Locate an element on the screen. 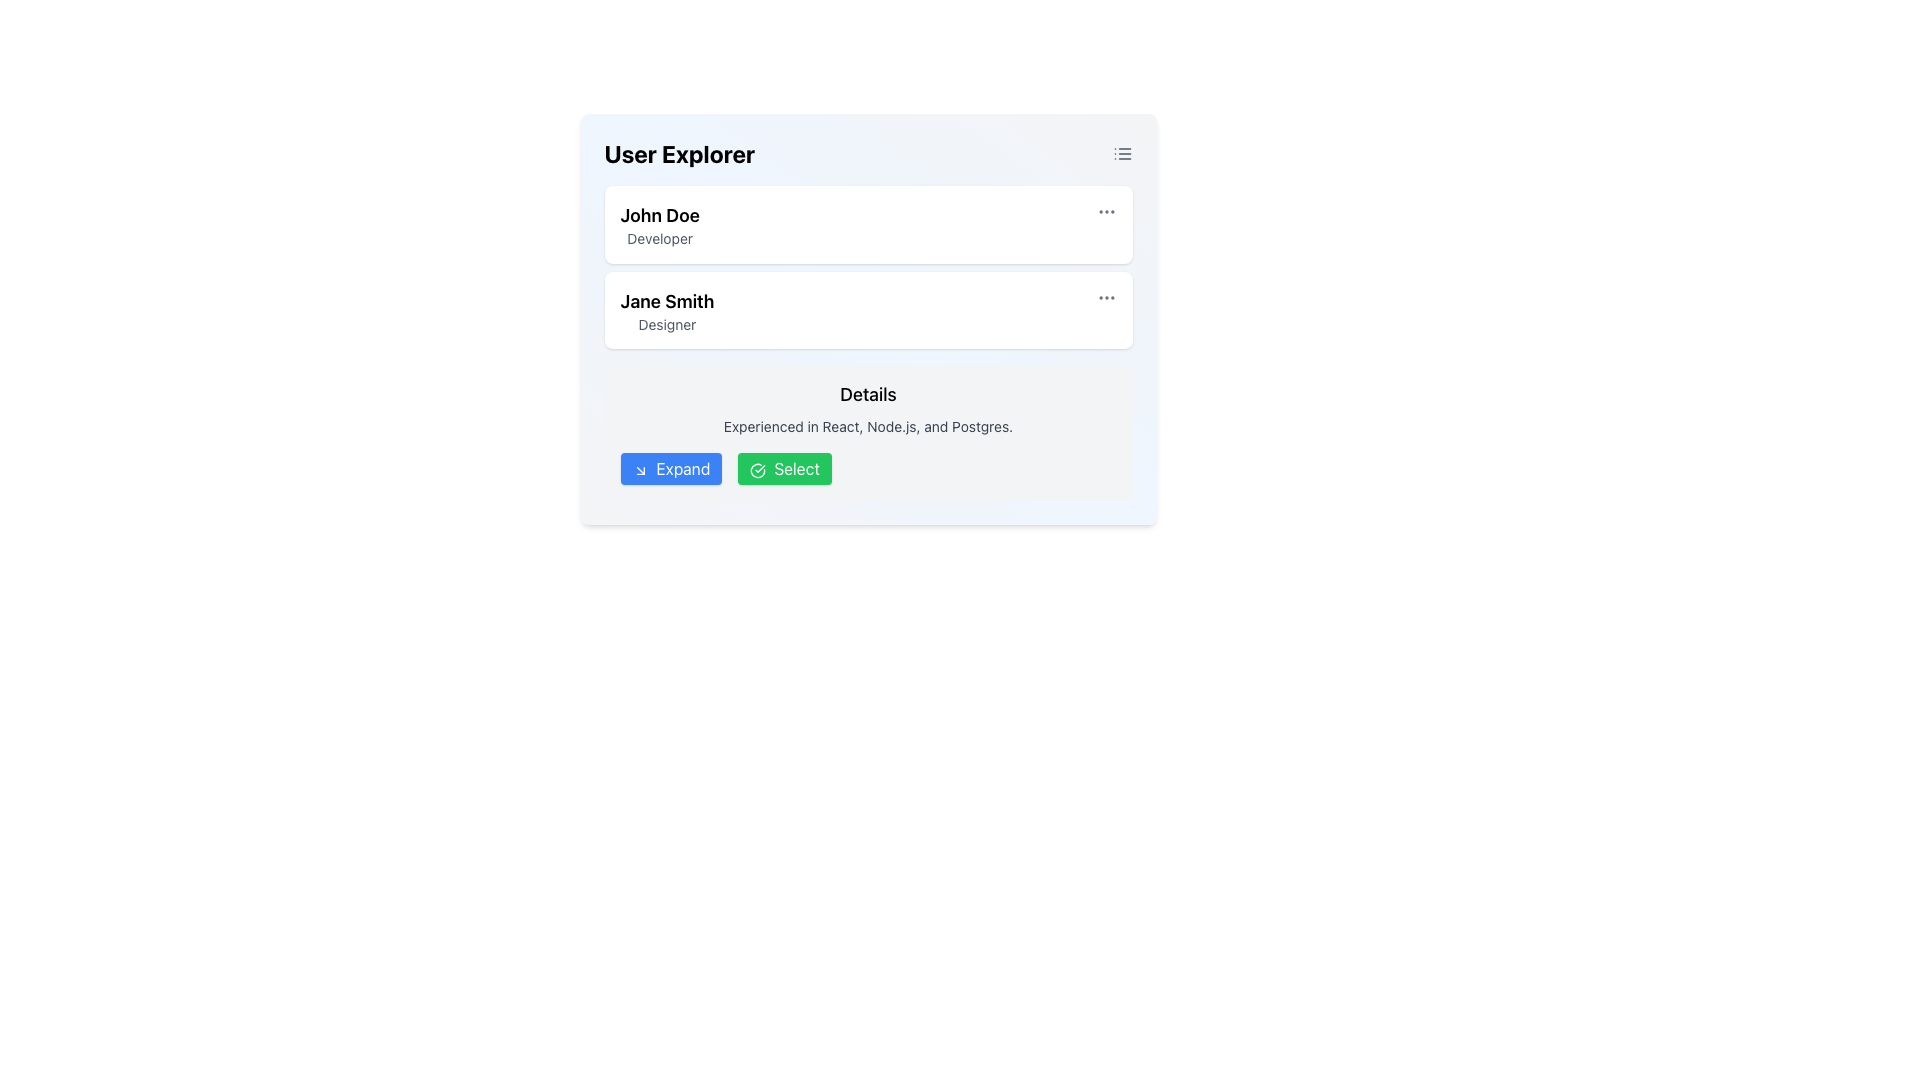 The width and height of the screenshot is (1920, 1080). the static text label that reads 'Experienced in React, Node.js, and Postgres.' which is located below the 'Details' heading and above the 'Expand' and 'Select' buttons is located at coordinates (868, 426).